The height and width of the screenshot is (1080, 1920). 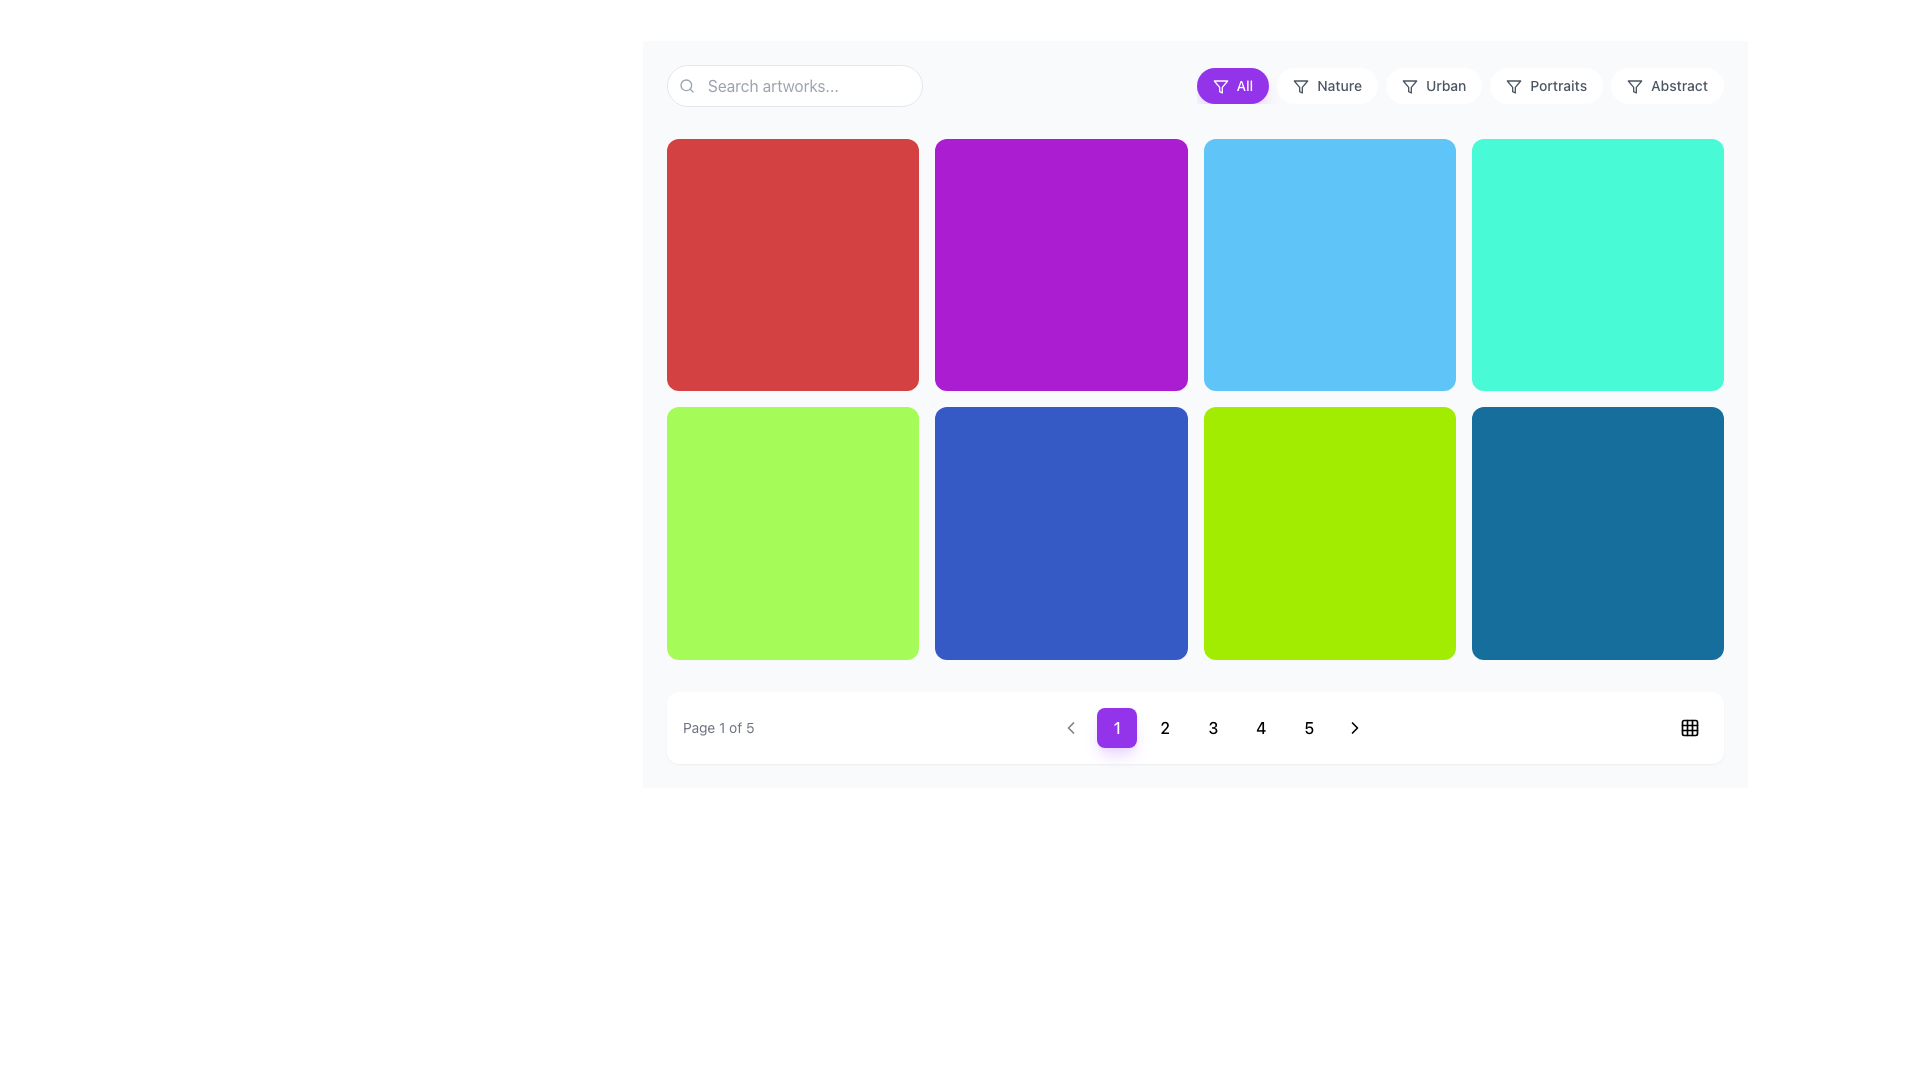 What do you see at coordinates (1409, 86) in the screenshot?
I see `the filter icon located to the left of the 'All' button in the toolbar to observe the tooltip or visual response indicating its relation to the filter options` at bounding box center [1409, 86].